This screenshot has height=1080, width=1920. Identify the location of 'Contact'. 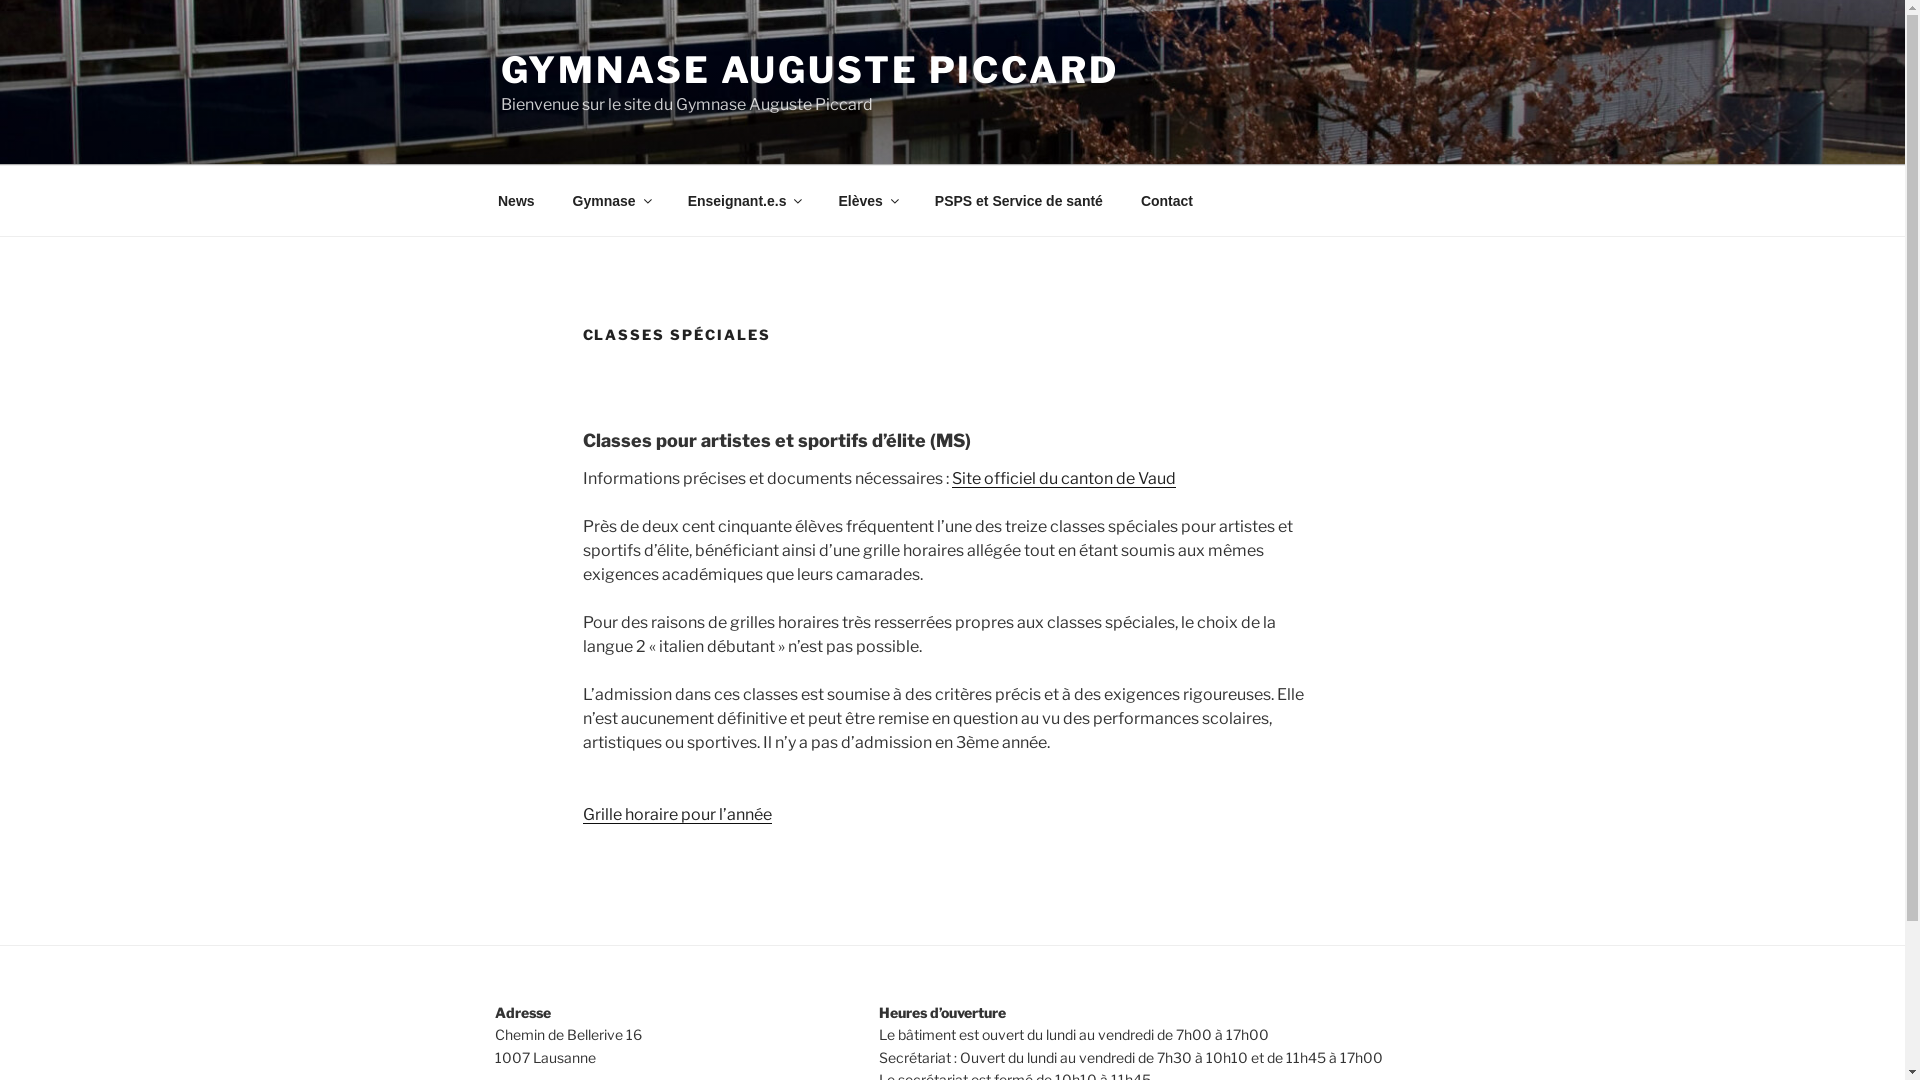
(1166, 200).